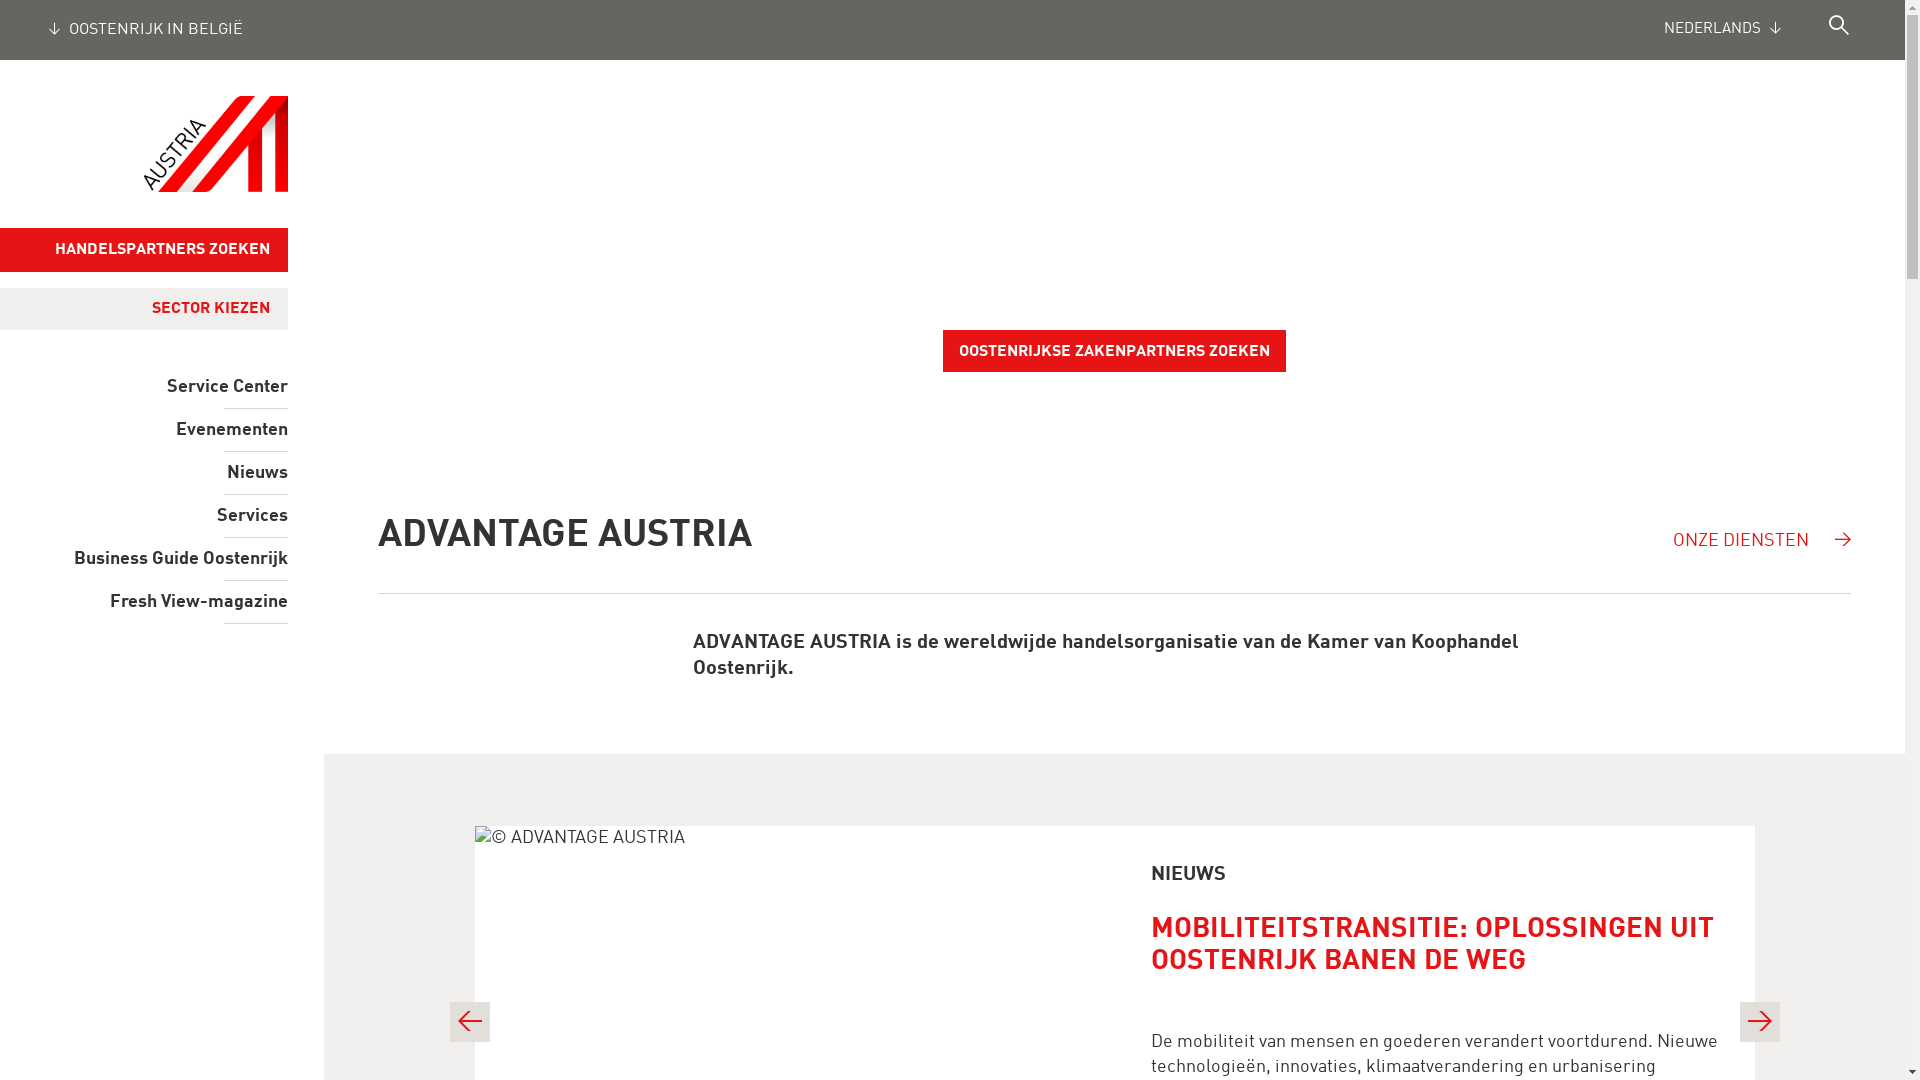 This screenshot has height=1080, width=1920. I want to click on 'ONZE DIENSTEN', so click(1765, 526).